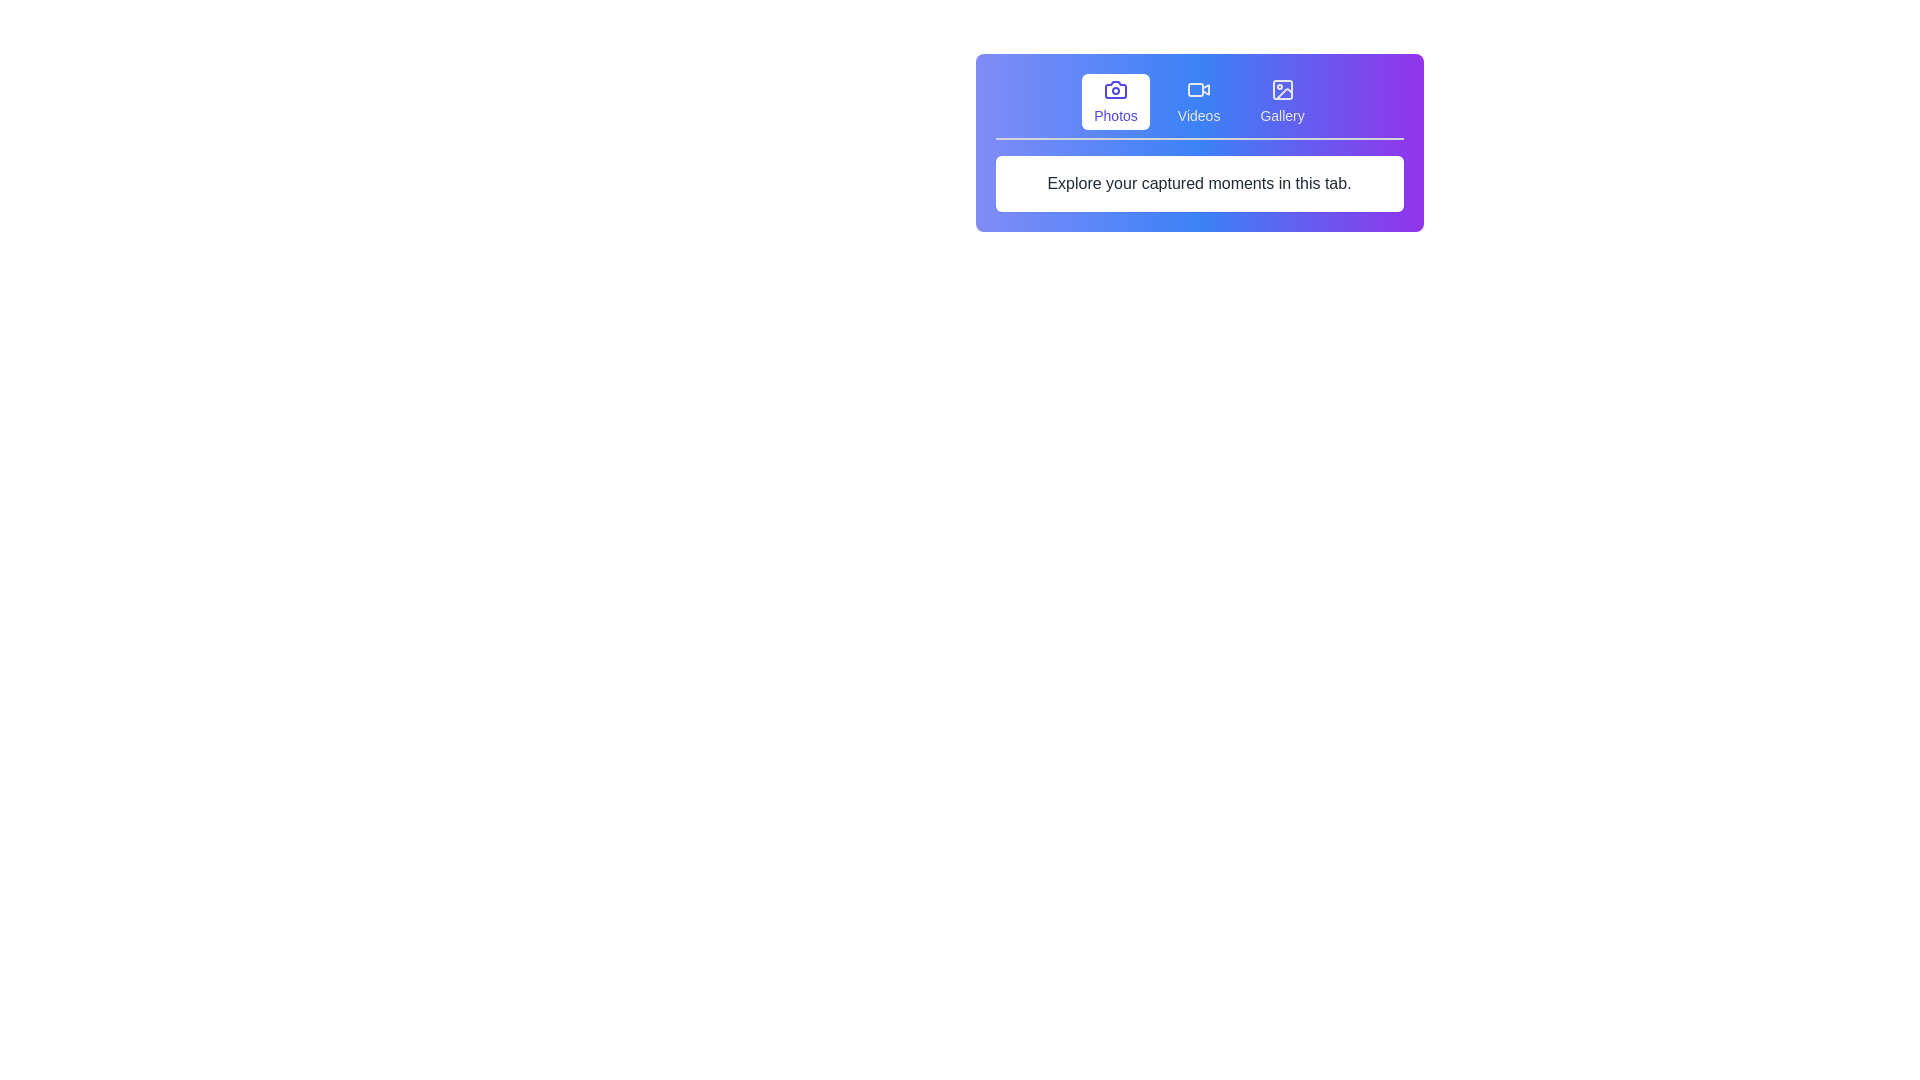  What do you see at coordinates (1199, 115) in the screenshot?
I see `the text label that identifies the video section in the horizontal menu, located beneath the video camera icon at the top center of the interface` at bounding box center [1199, 115].